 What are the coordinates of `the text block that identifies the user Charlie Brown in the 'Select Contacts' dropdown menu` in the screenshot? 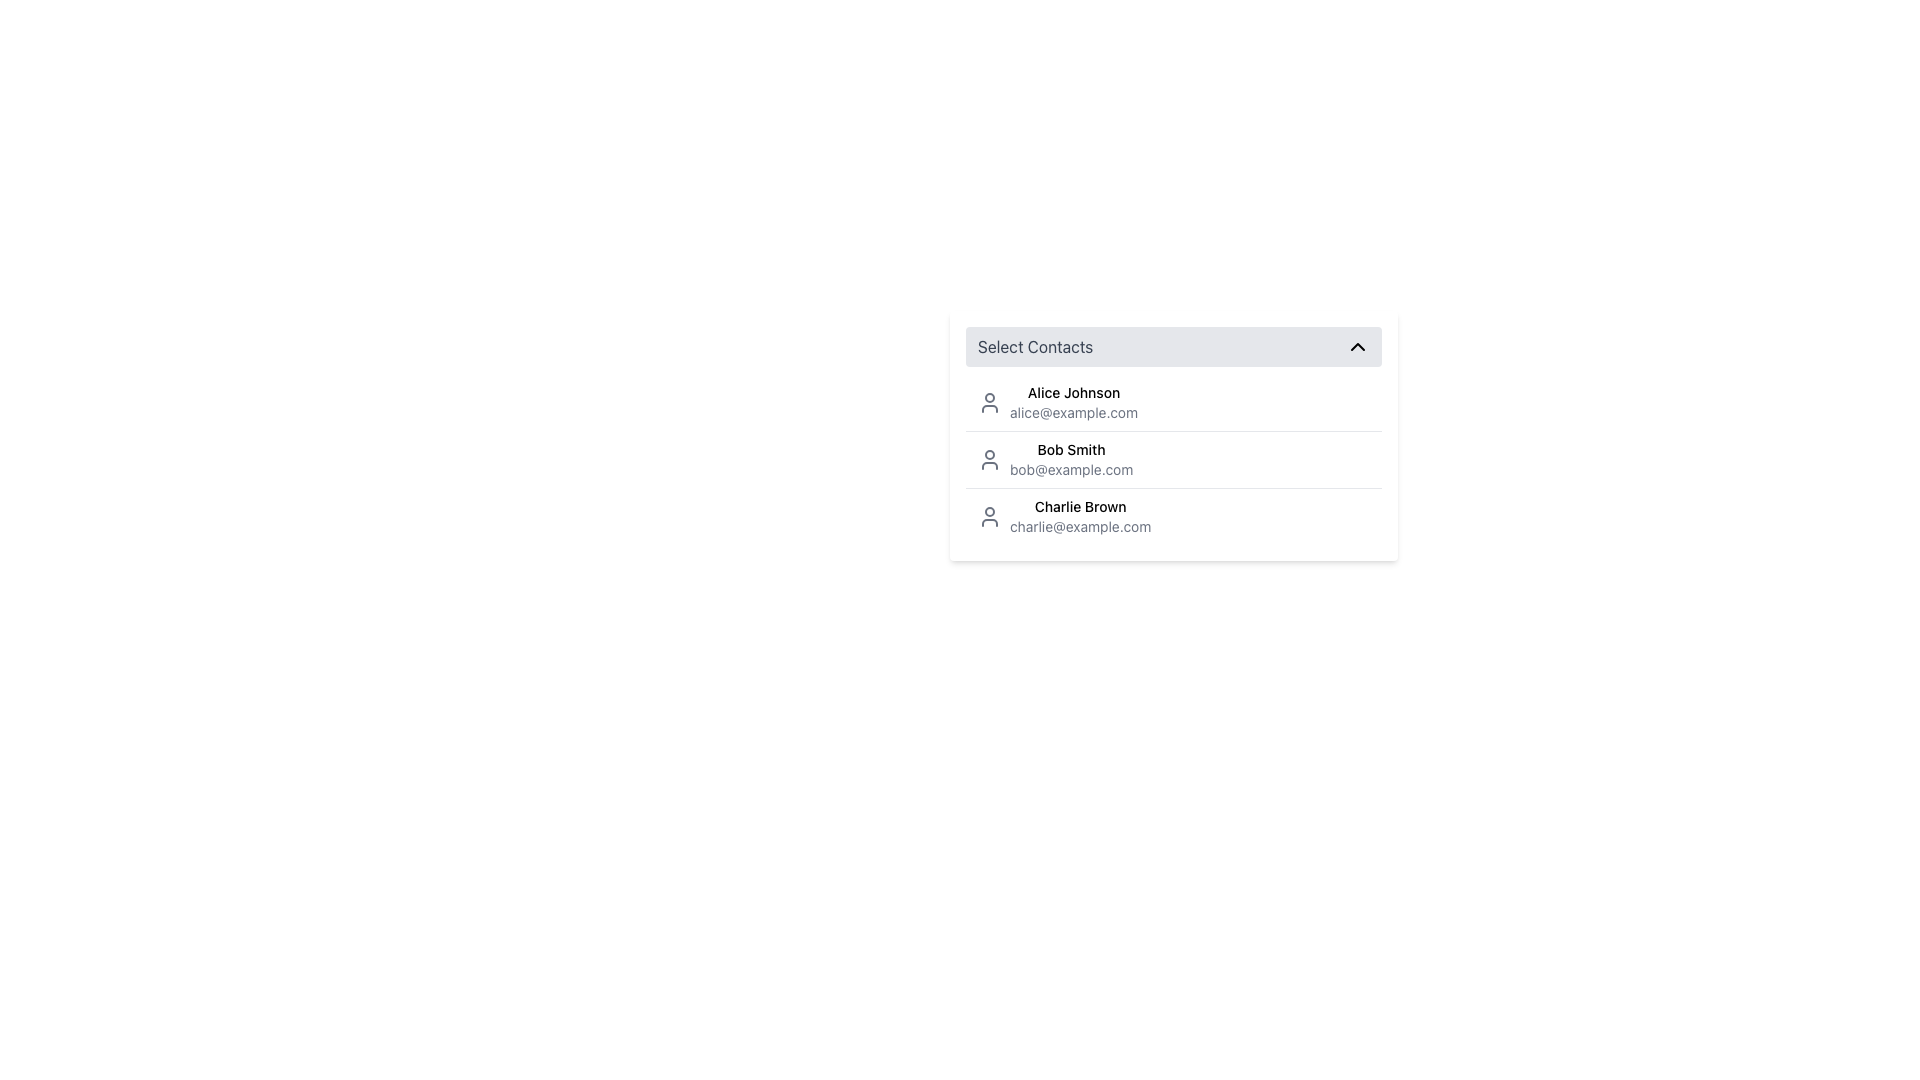 It's located at (1079, 515).